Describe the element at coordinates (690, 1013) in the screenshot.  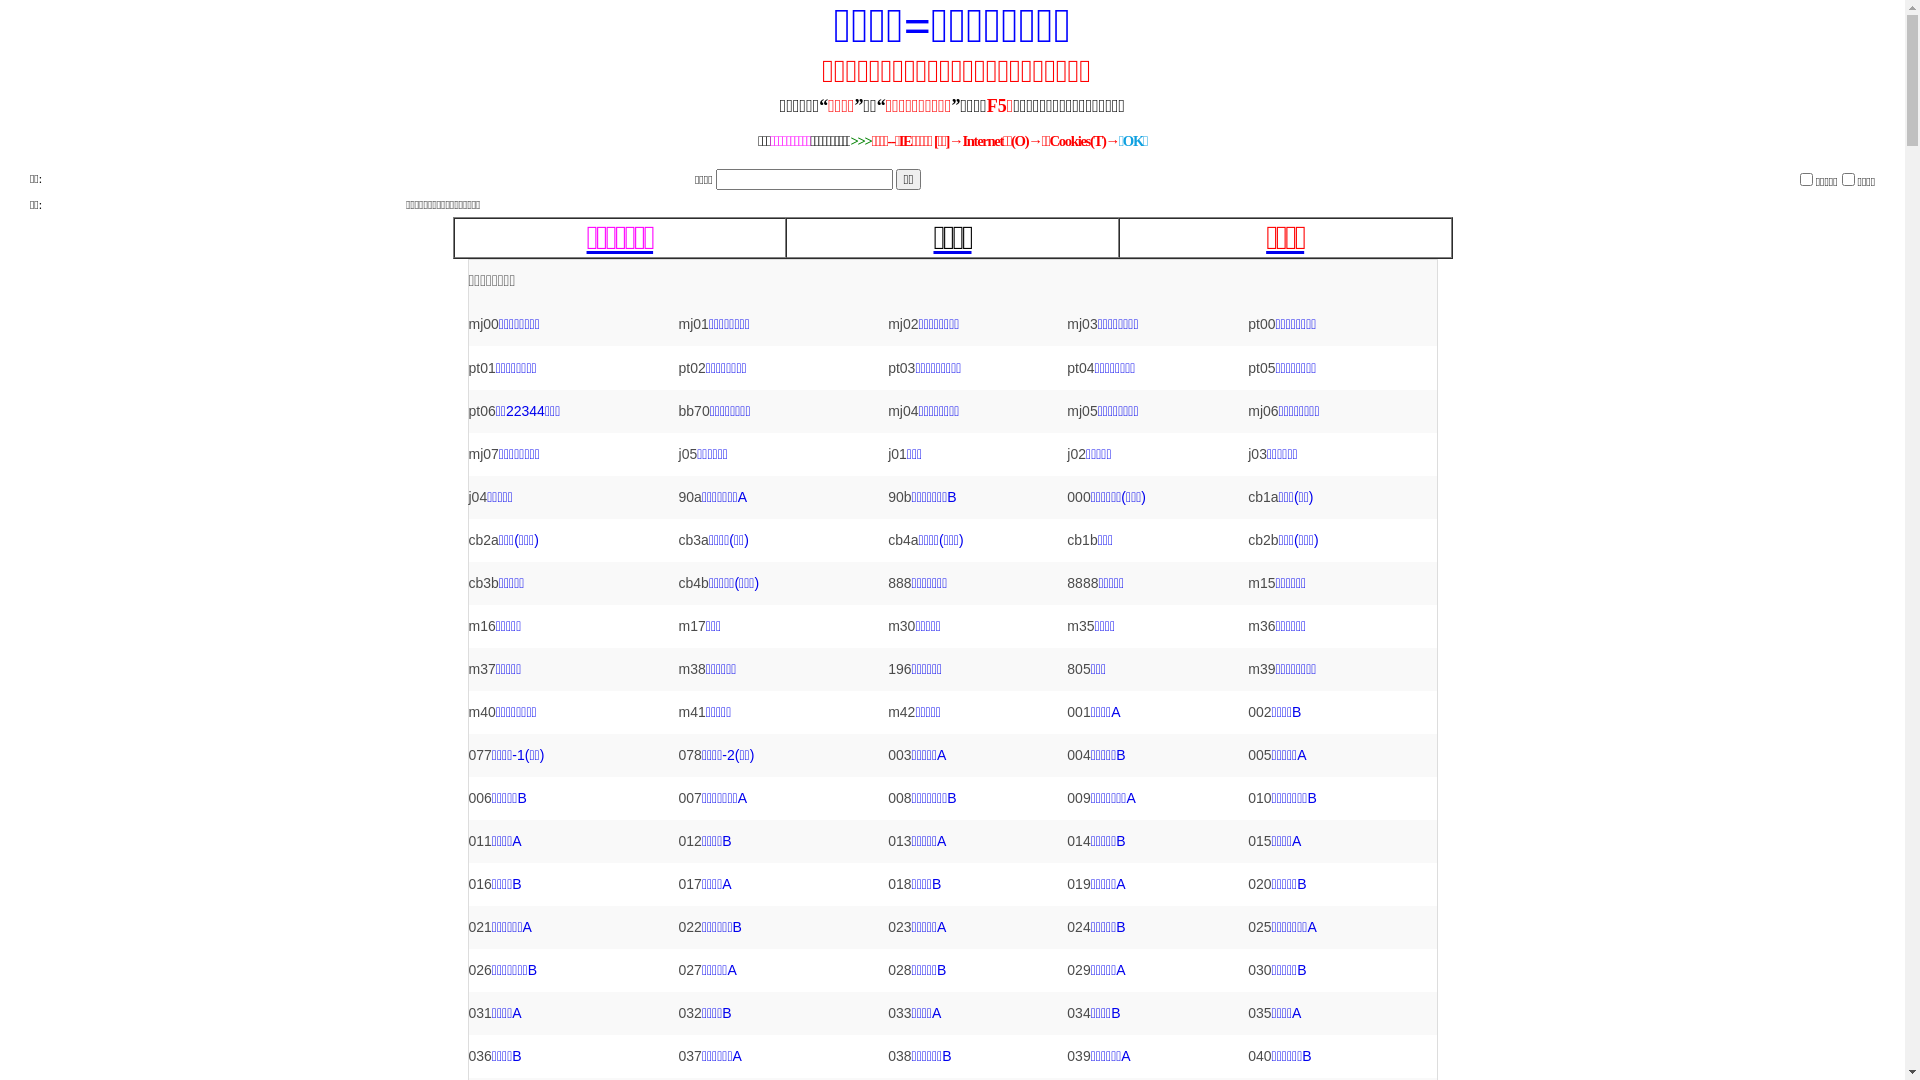
I see `'032'` at that location.